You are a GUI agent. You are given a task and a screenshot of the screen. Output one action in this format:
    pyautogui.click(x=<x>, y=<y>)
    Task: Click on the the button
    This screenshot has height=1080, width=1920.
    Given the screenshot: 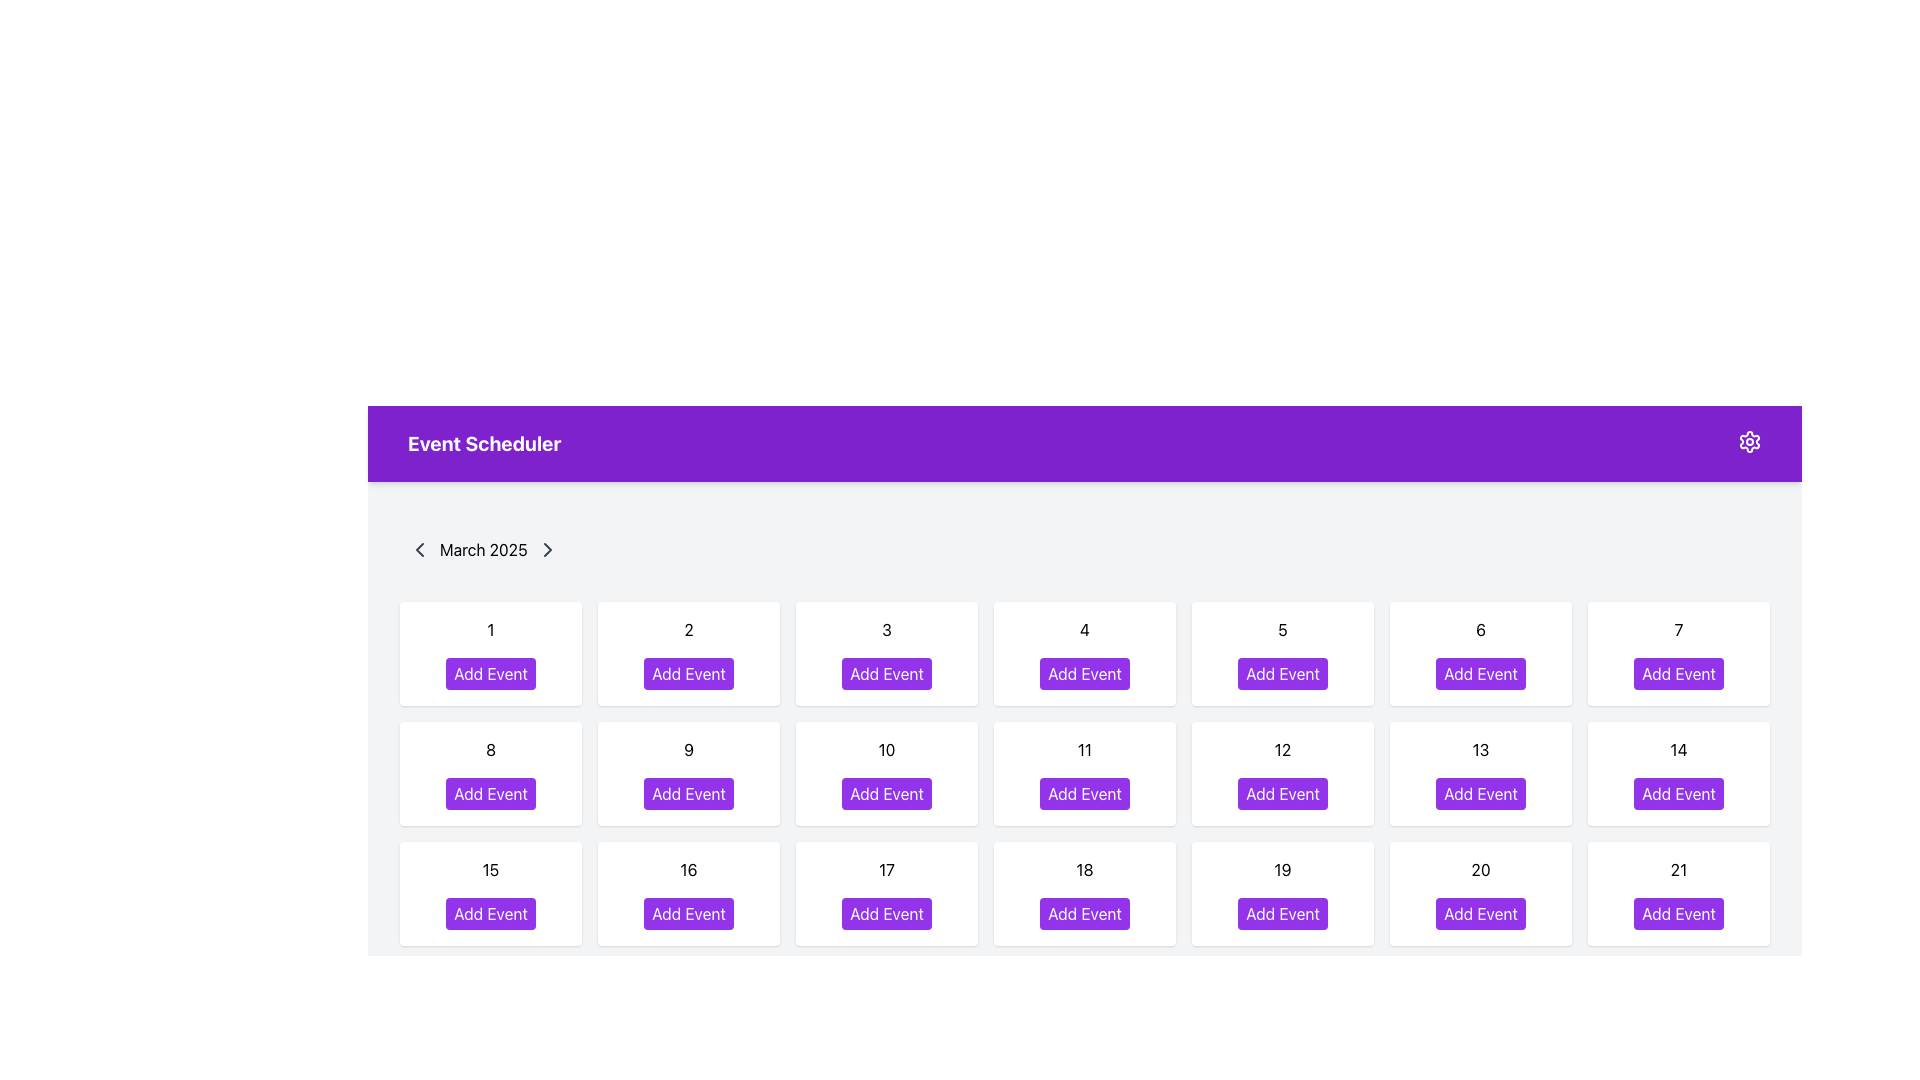 What is the action you would take?
    pyautogui.click(x=689, y=674)
    